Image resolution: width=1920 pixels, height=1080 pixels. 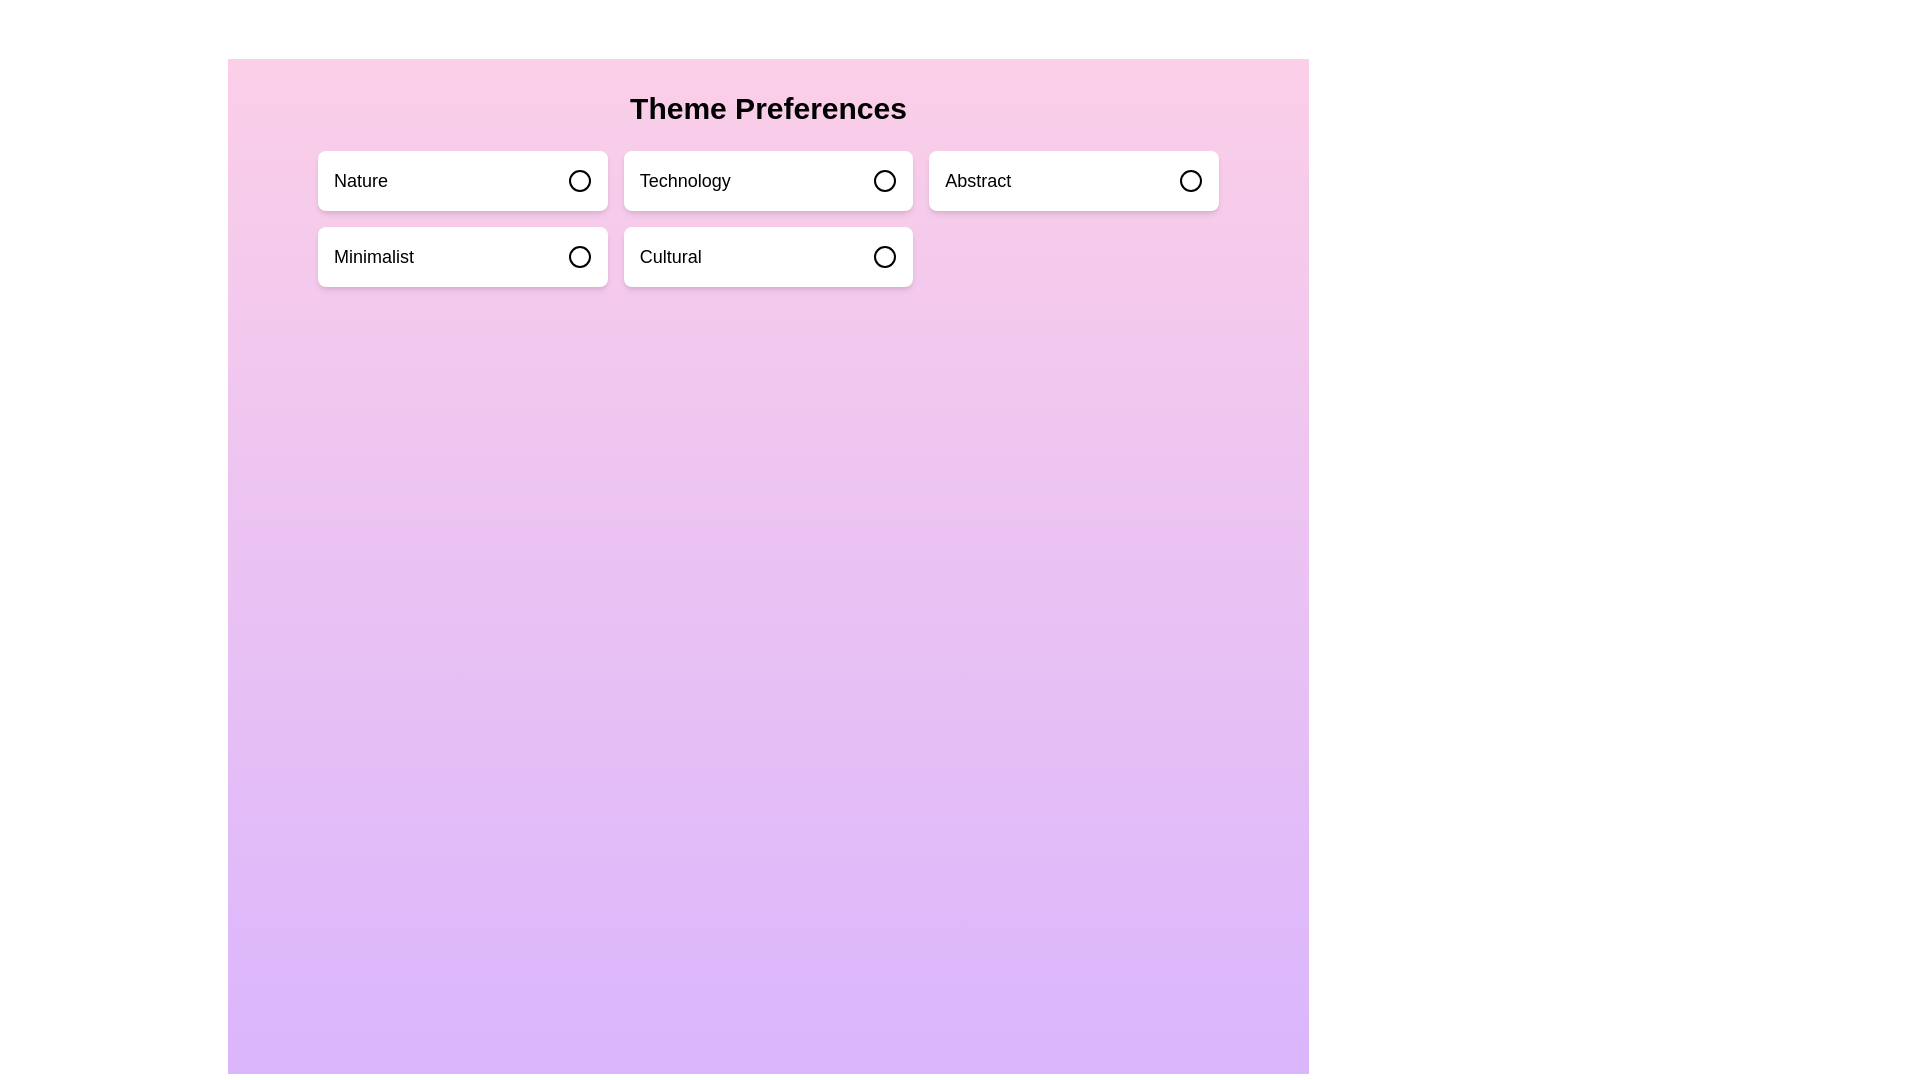 What do you see at coordinates (460, 181) in the screenshot?
I see `the theme box labeled Nature` at bounding box center [460, 181].